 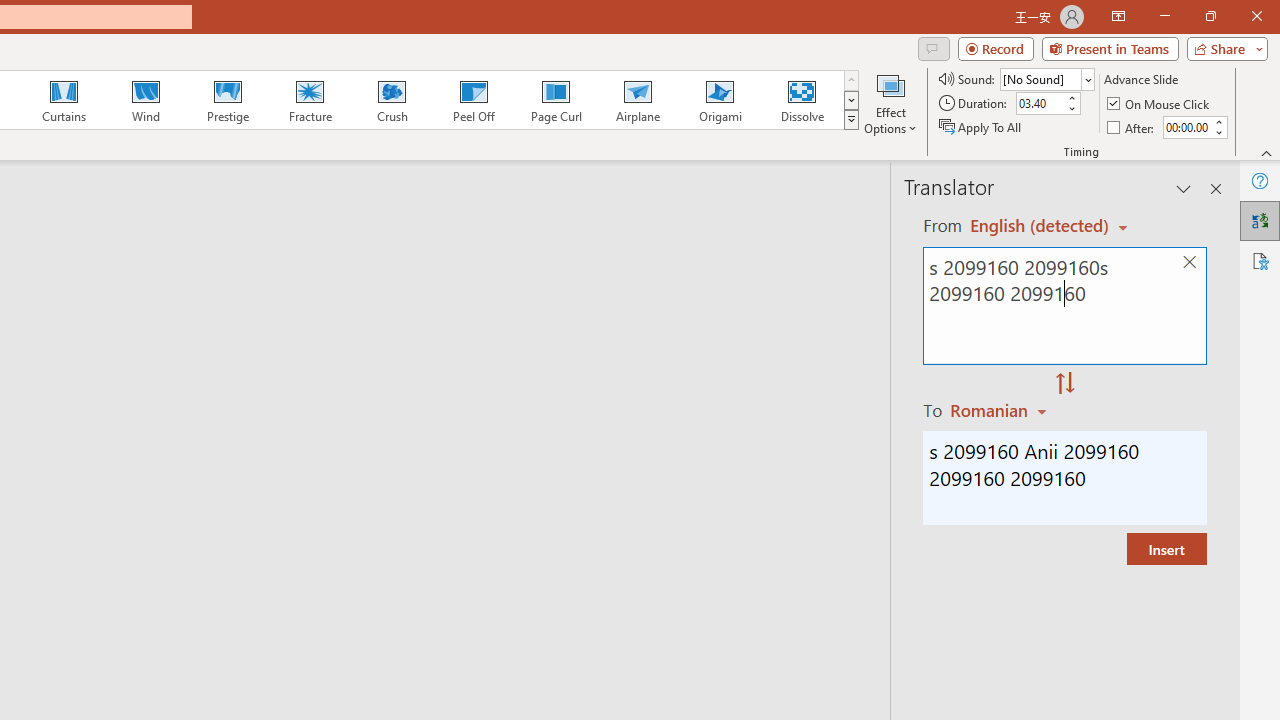 I want to click on 'Origami', so click(x=720, y=100).